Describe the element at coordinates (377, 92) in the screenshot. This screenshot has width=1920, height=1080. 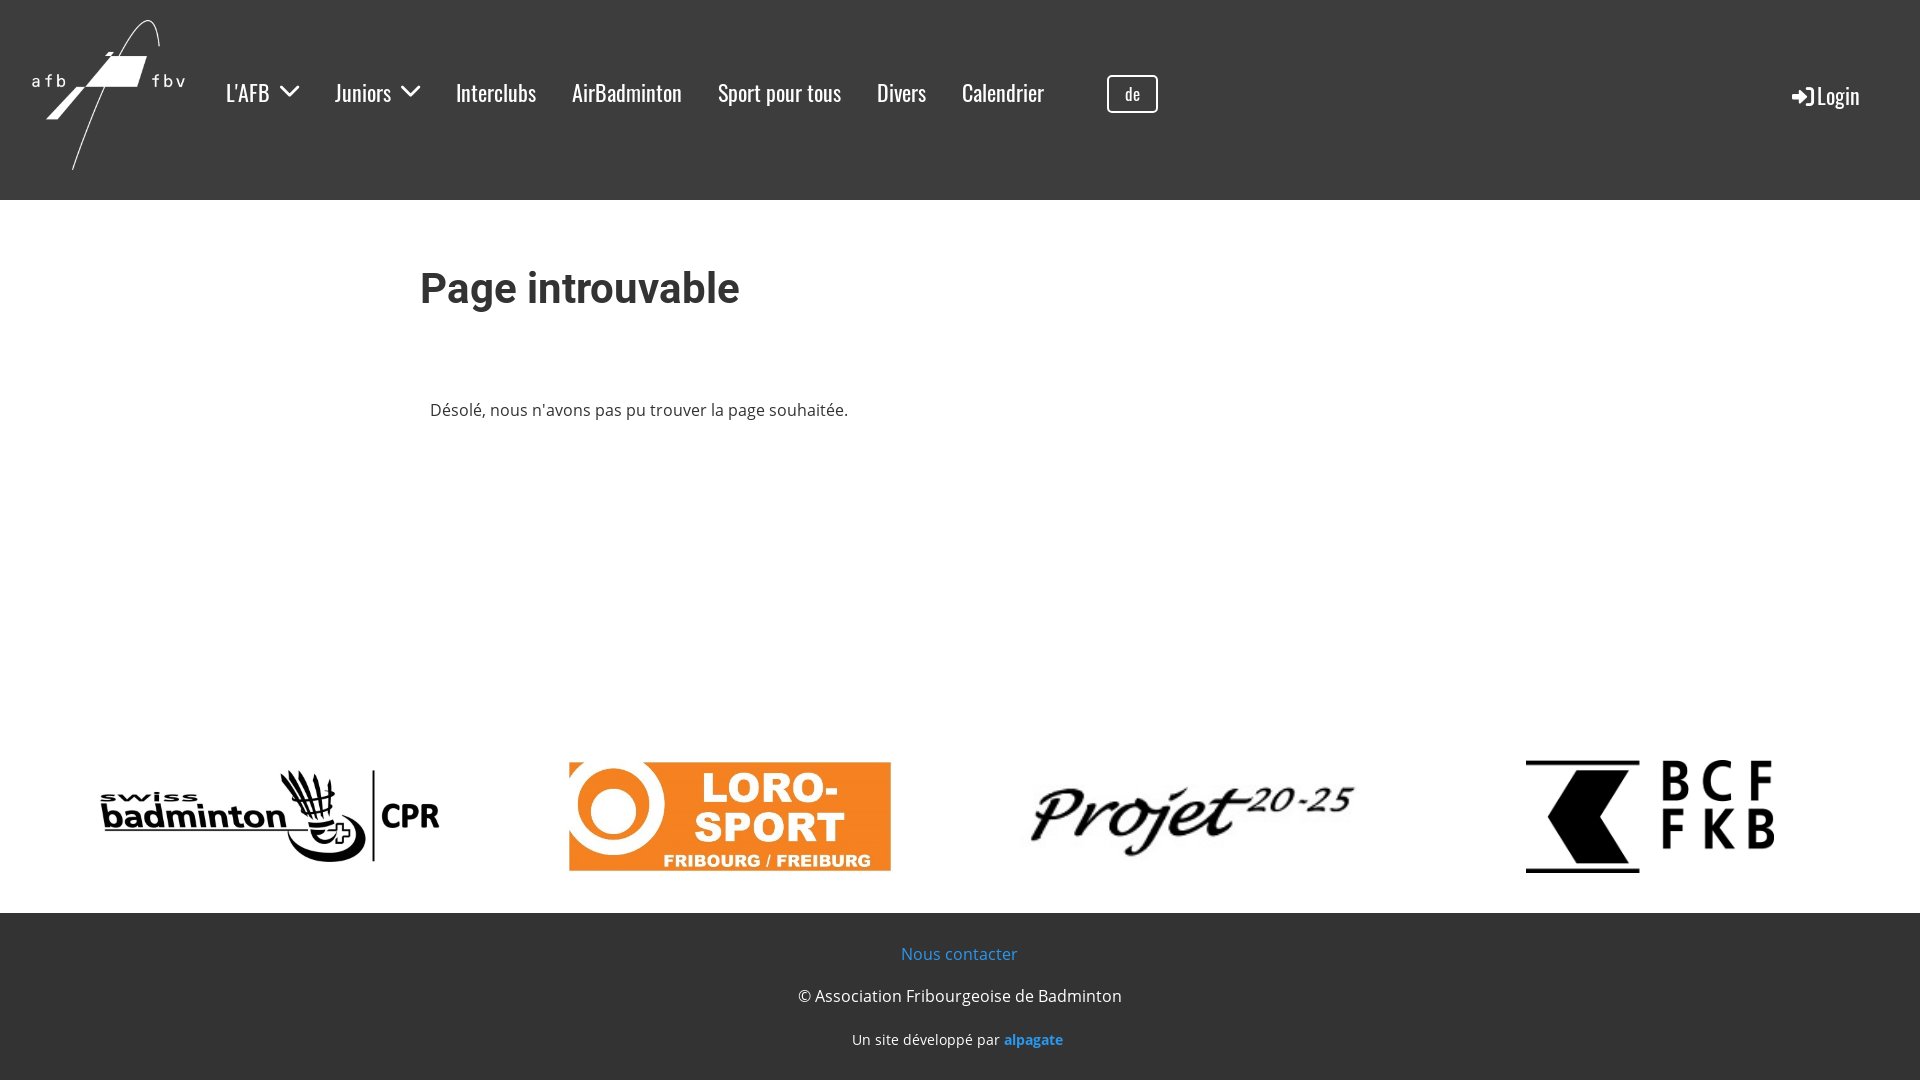
I see `'Juniors'` at that location.